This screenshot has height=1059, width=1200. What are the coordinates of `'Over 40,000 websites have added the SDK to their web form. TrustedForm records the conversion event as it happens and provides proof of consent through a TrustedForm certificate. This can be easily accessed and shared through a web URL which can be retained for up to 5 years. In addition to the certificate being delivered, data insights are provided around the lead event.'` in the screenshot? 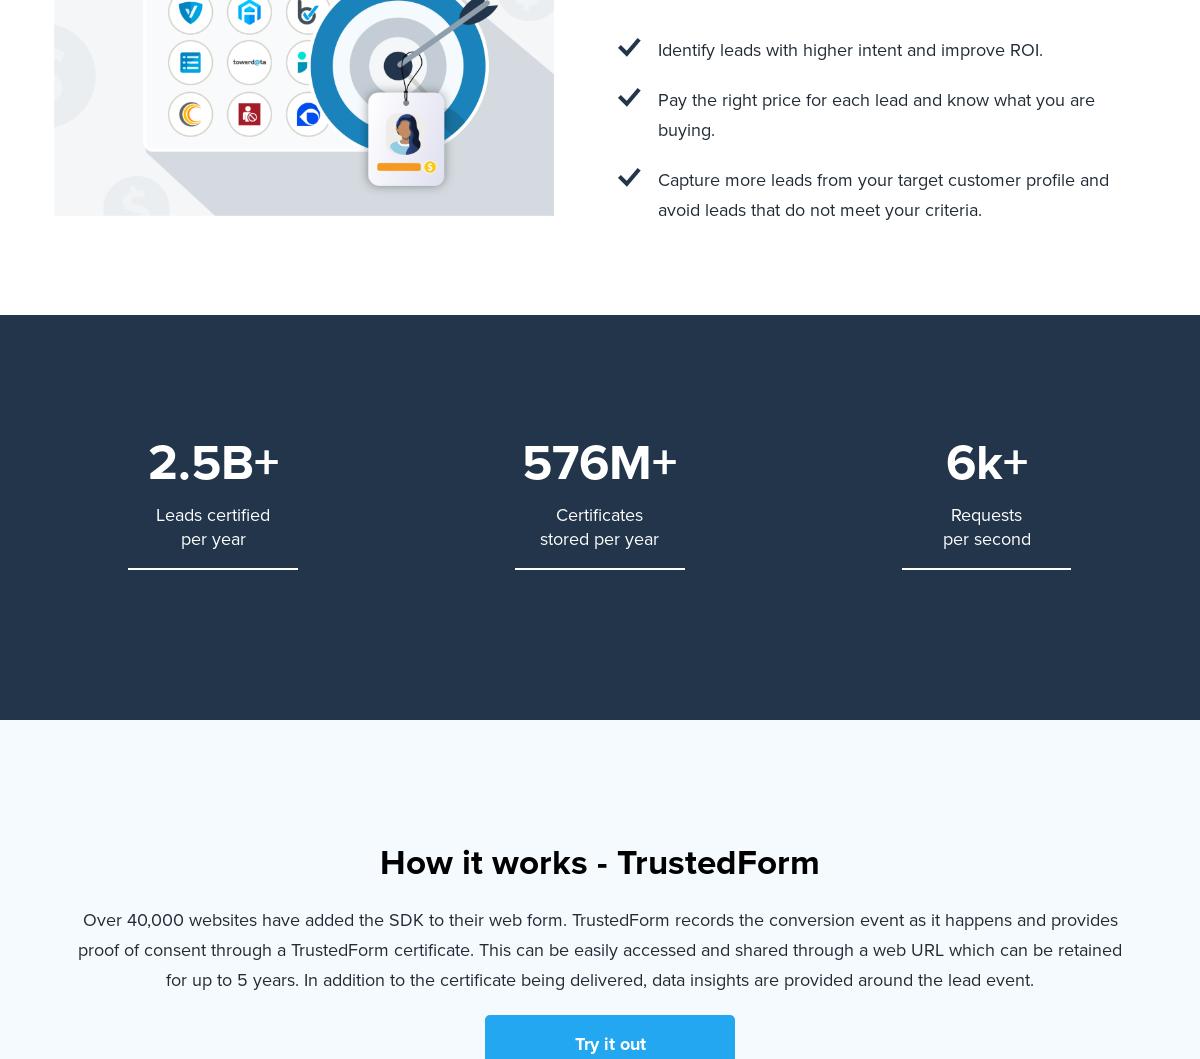 It's located at (600, 948).